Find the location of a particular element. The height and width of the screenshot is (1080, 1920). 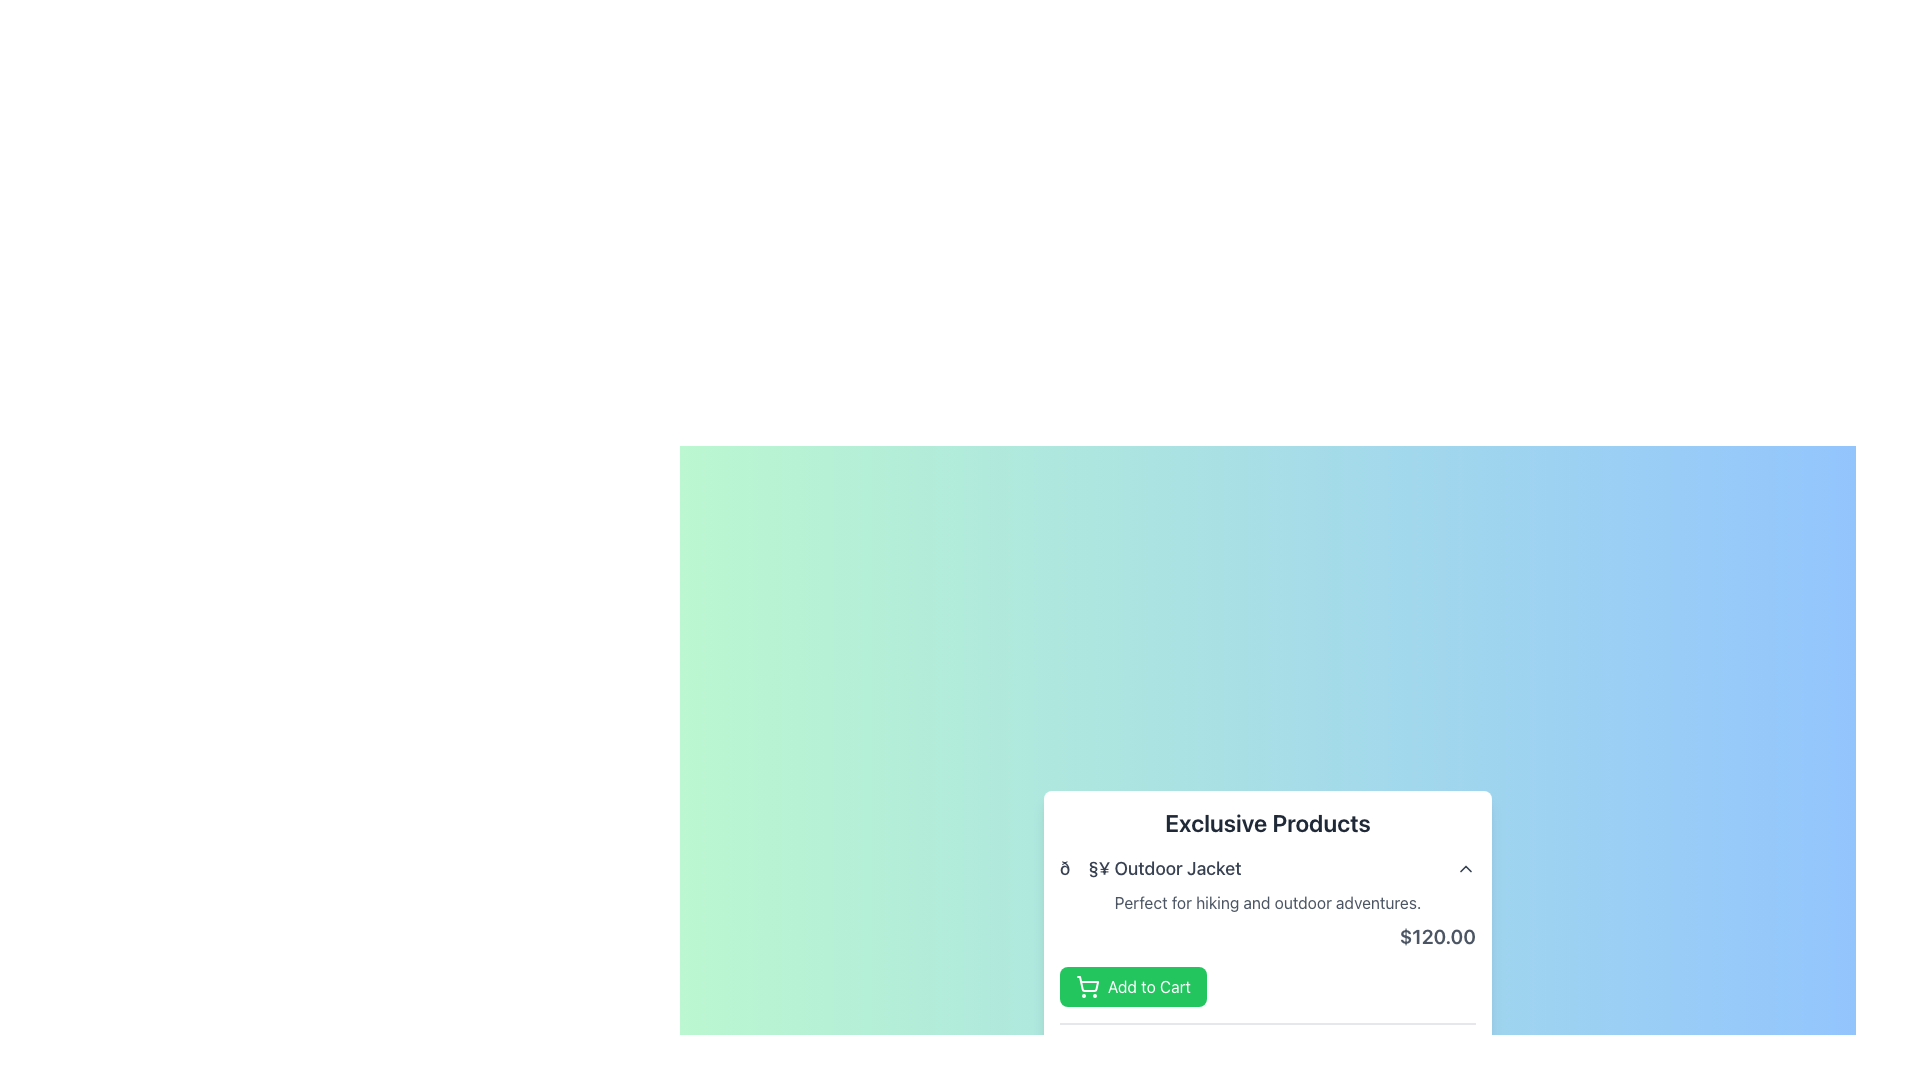

the button located to the right of the text '🧥 Outdoor Jacket' is located at coordinates (1465, 867).